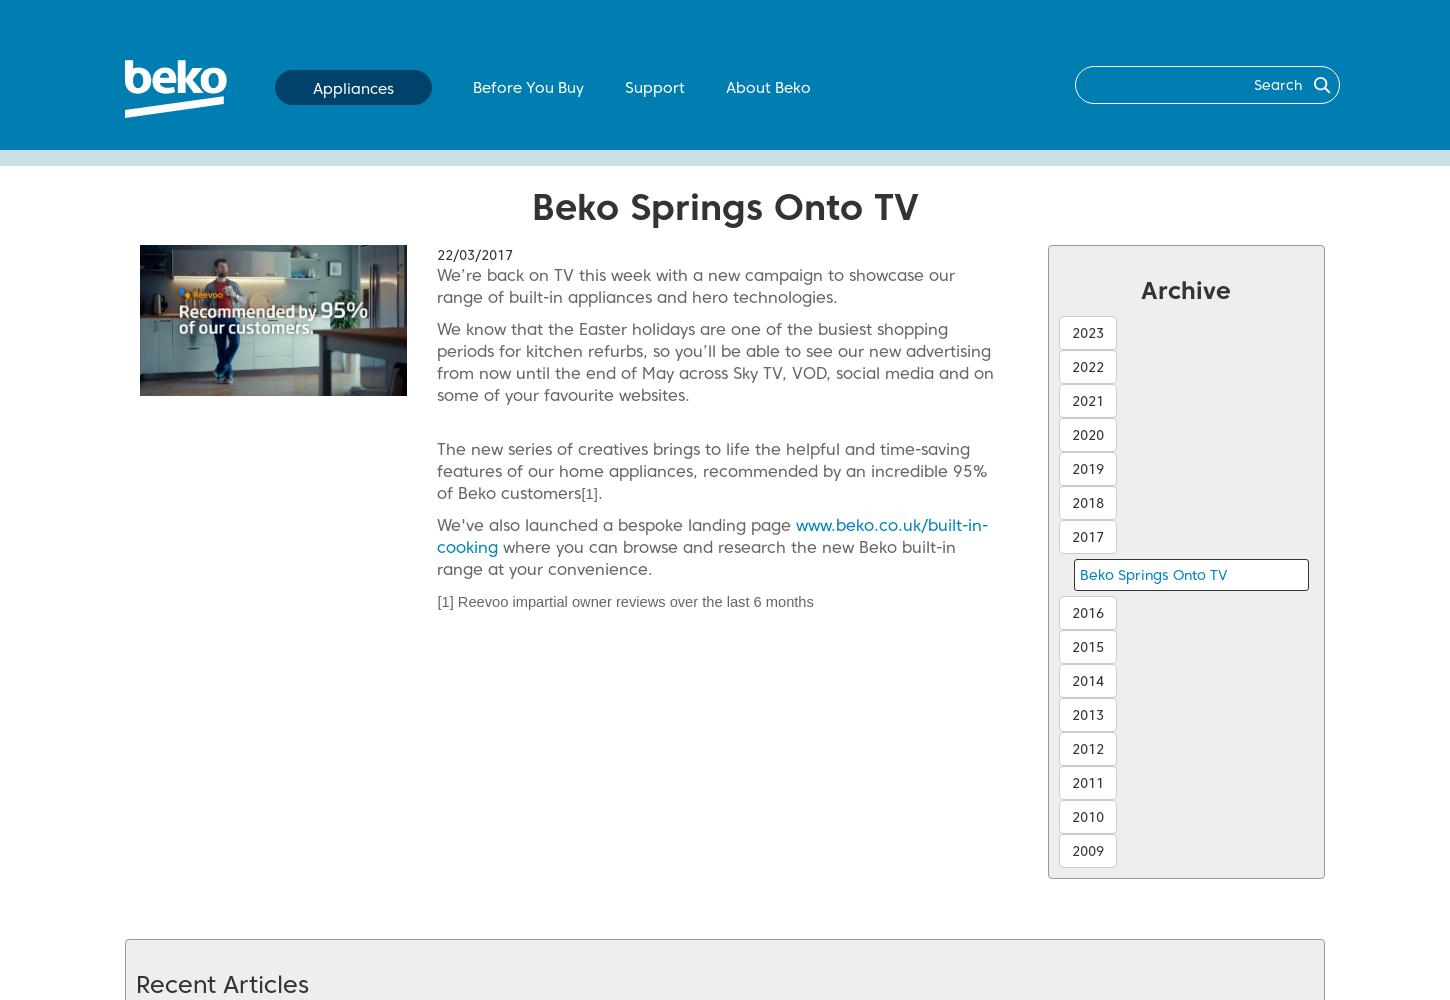 The width and height of the screenshot is (1450, 1000). What do you see at coordinates (1087, 816) in the screenshot?
I see `'2010'` at bounding box center [1087, 816].